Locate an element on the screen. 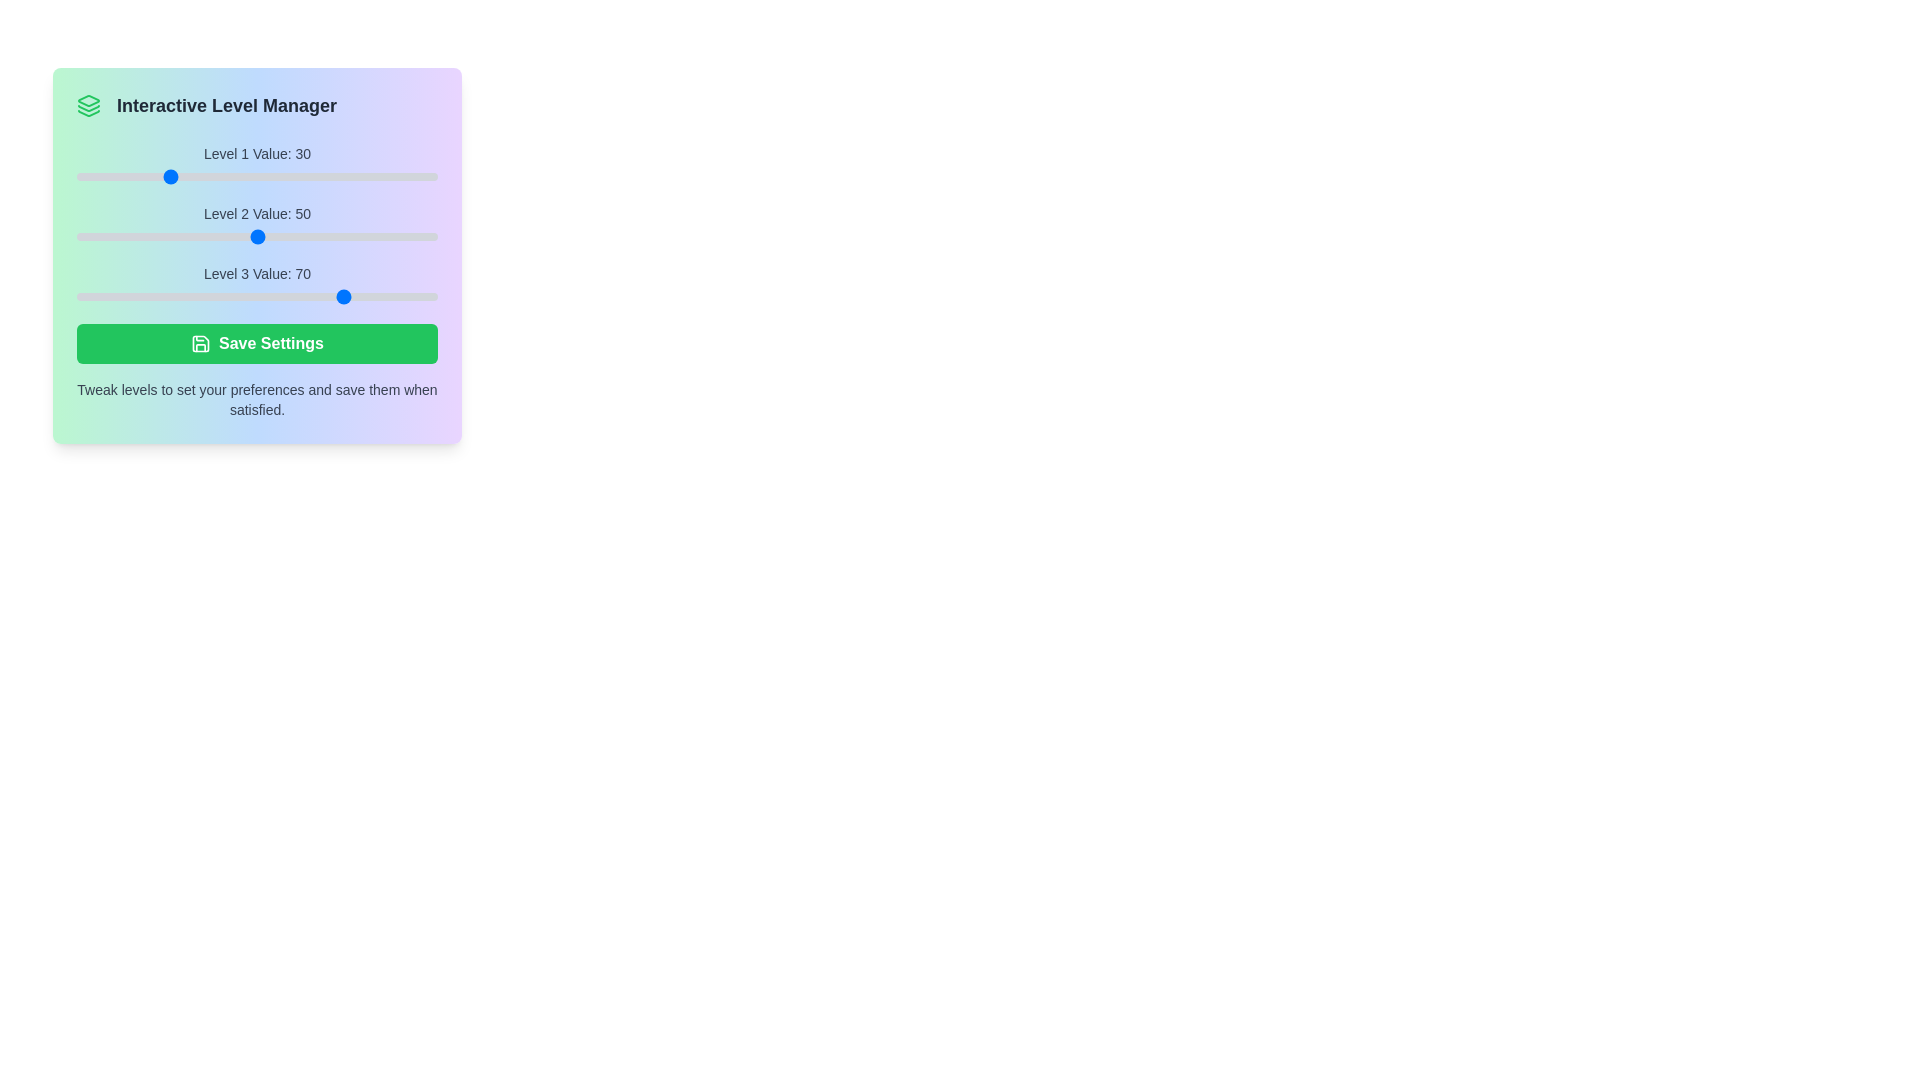 The width and height of the screenshot is (1920, 1080). the Level 3 value is located at coordinates (185, 297).